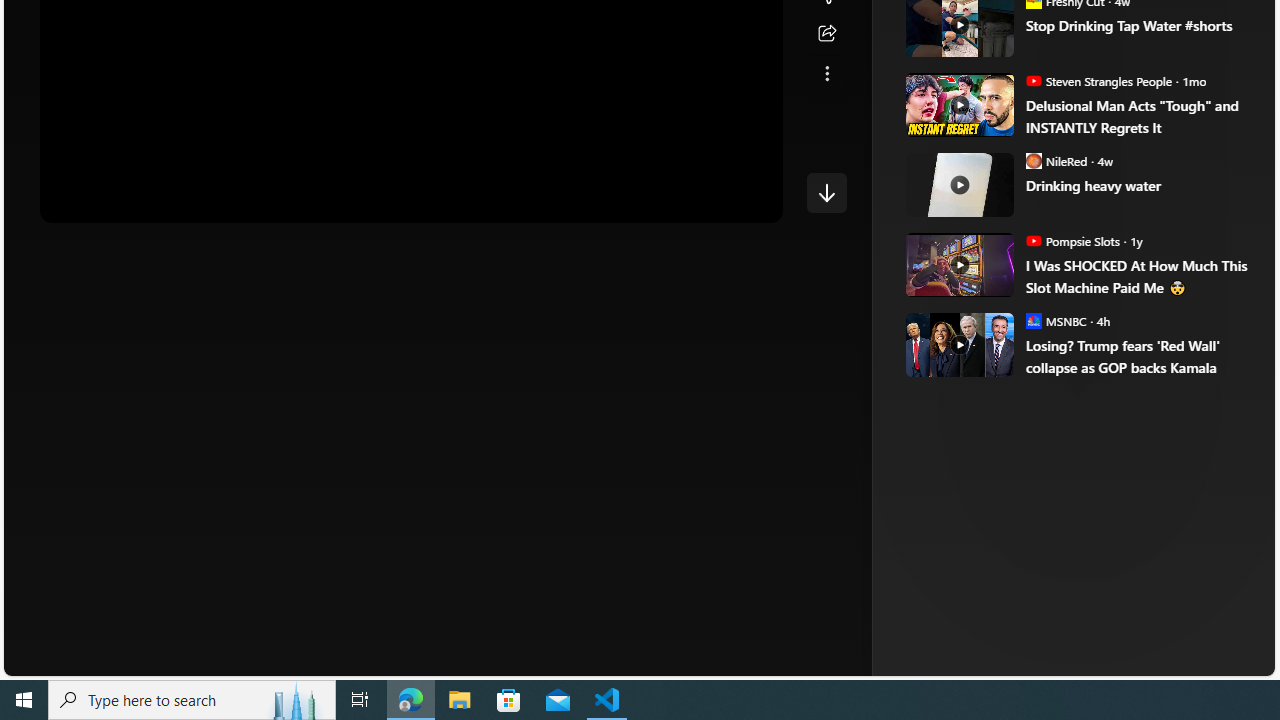 Image resolution: width=1280 pixels, height=720 pixels. Describe the element at coordinates (1136, 116) in the screenshot. I see `'Delusional Man Acts "Tough" and INSTANTLY Regrets It'` at that location.